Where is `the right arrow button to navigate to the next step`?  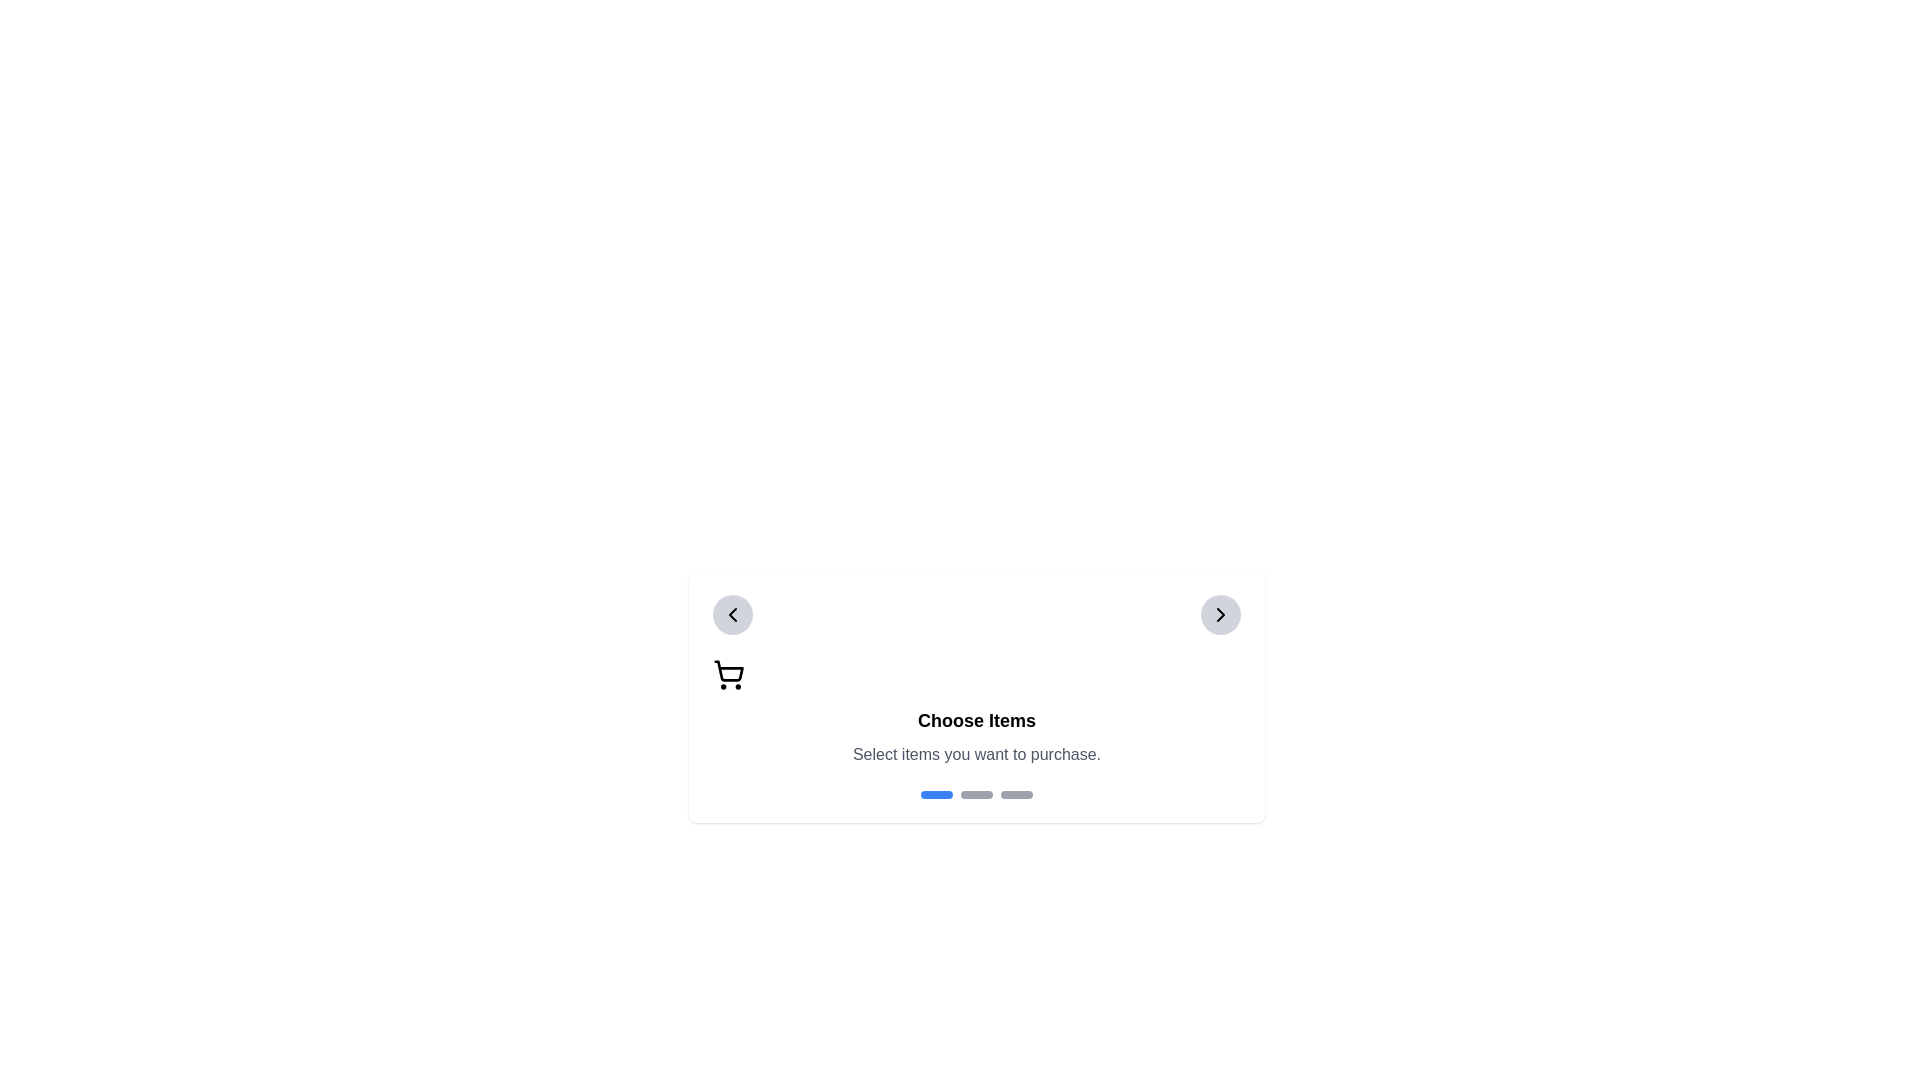 the right arrow button to navigate to the next step is located at coordinates (1219, 613).